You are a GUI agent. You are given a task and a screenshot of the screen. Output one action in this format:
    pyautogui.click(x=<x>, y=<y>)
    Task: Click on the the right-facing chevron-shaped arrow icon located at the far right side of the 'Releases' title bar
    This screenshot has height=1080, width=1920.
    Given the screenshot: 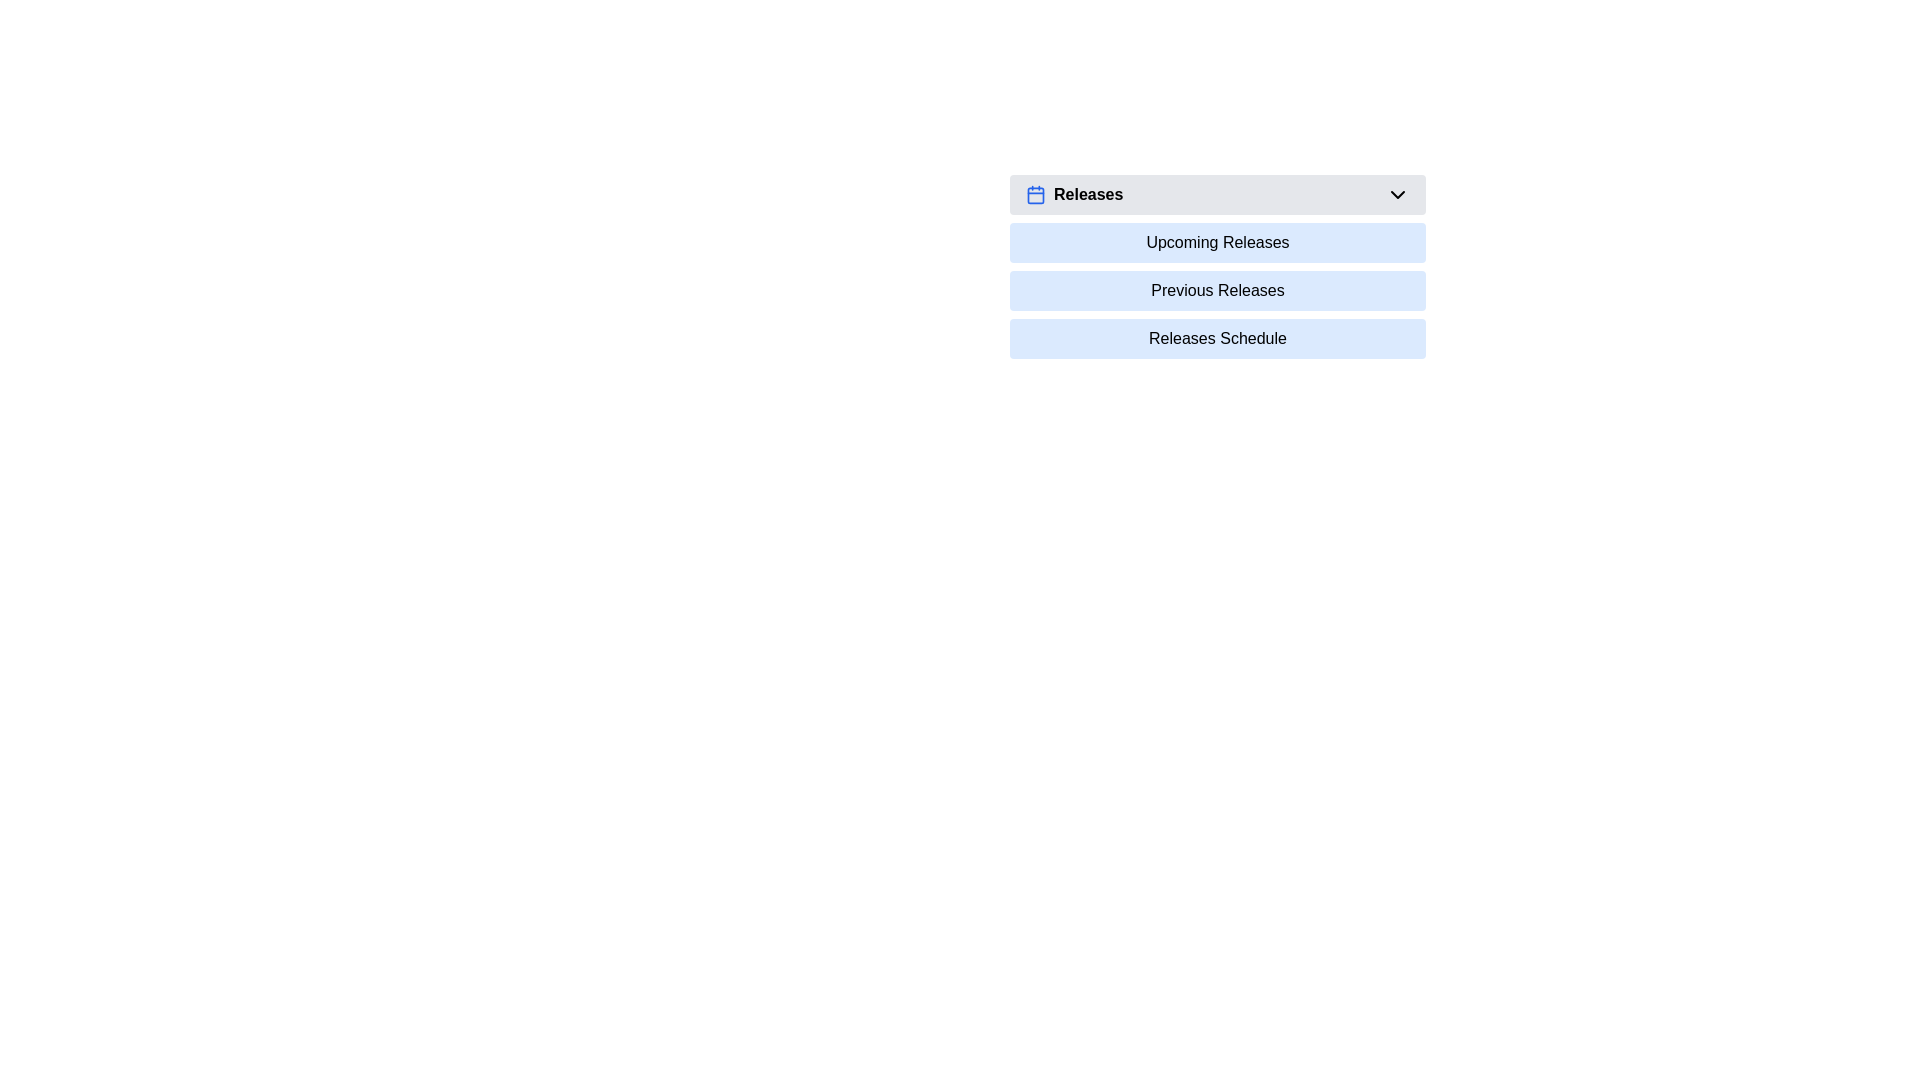 What is the action you would take?
    pyautogui.click(x=1396, y=195)
    